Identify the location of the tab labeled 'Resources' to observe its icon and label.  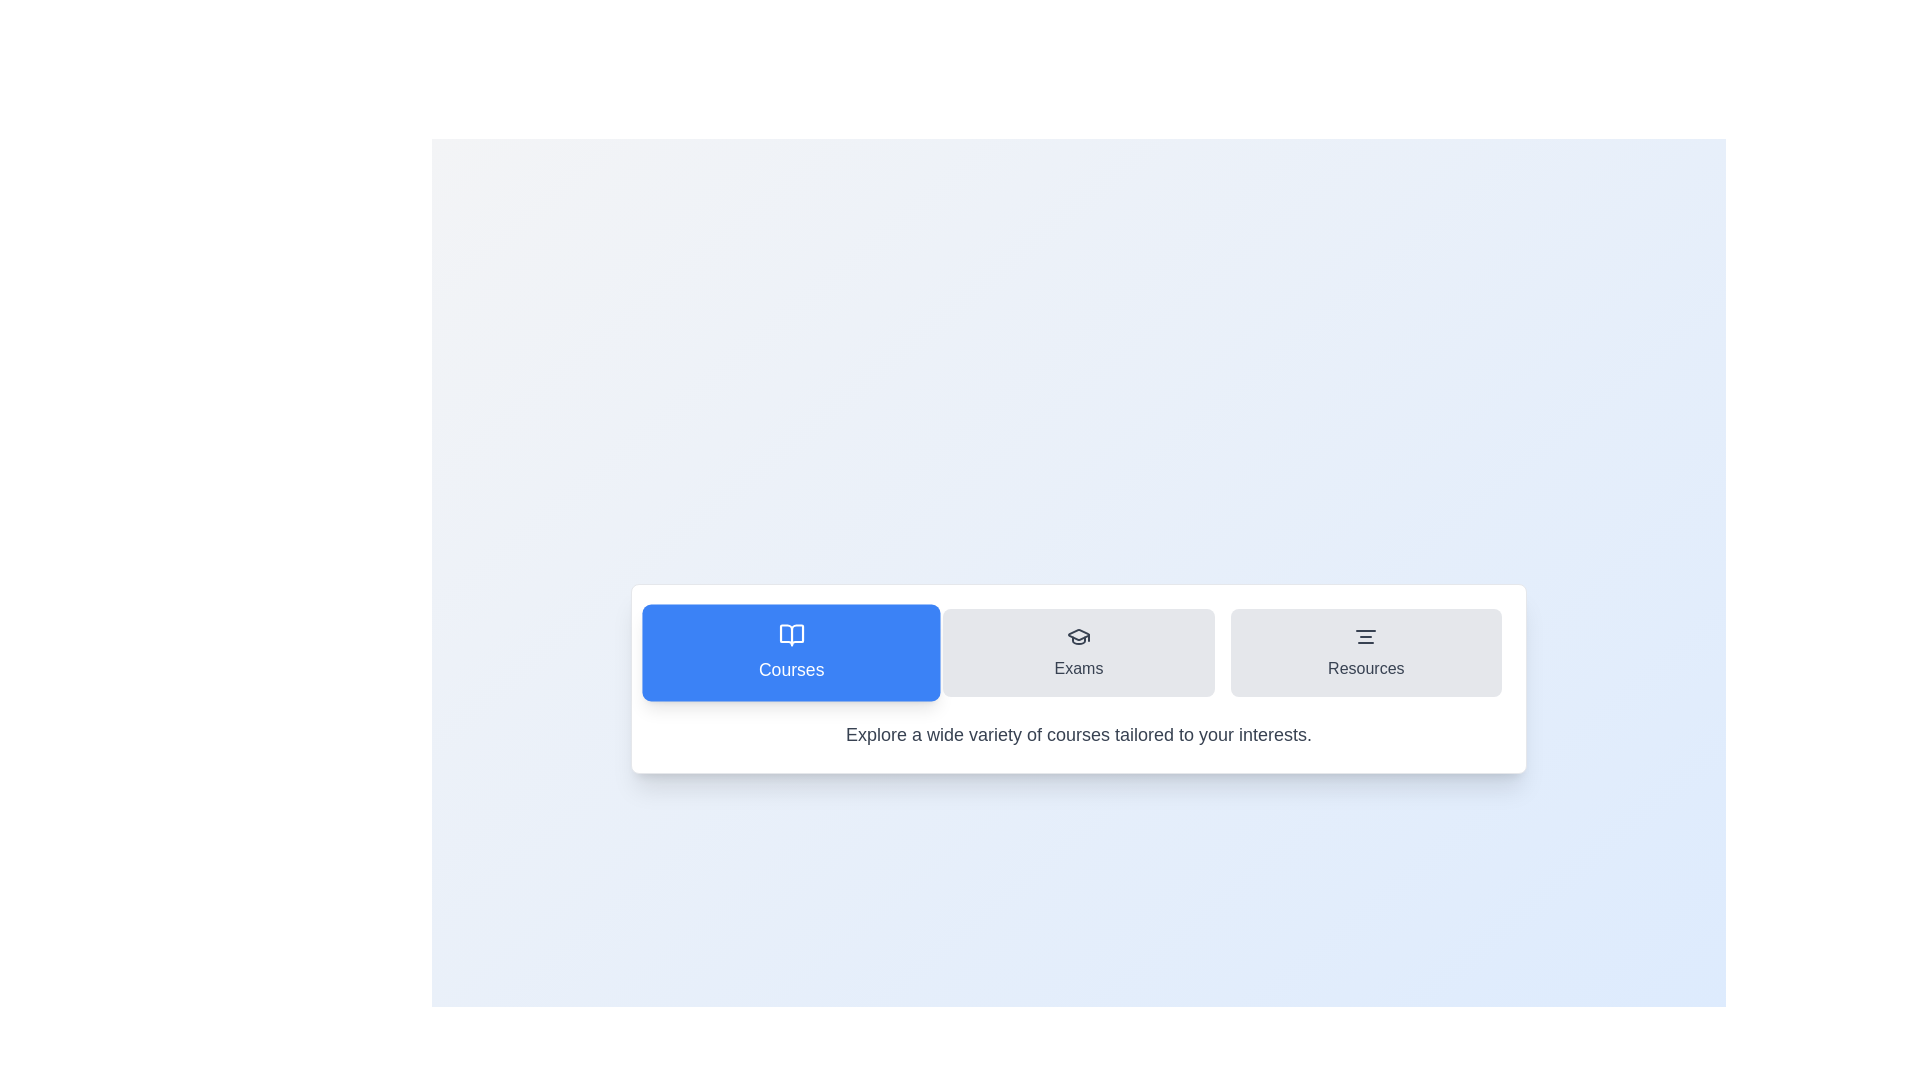
(1365, 652).